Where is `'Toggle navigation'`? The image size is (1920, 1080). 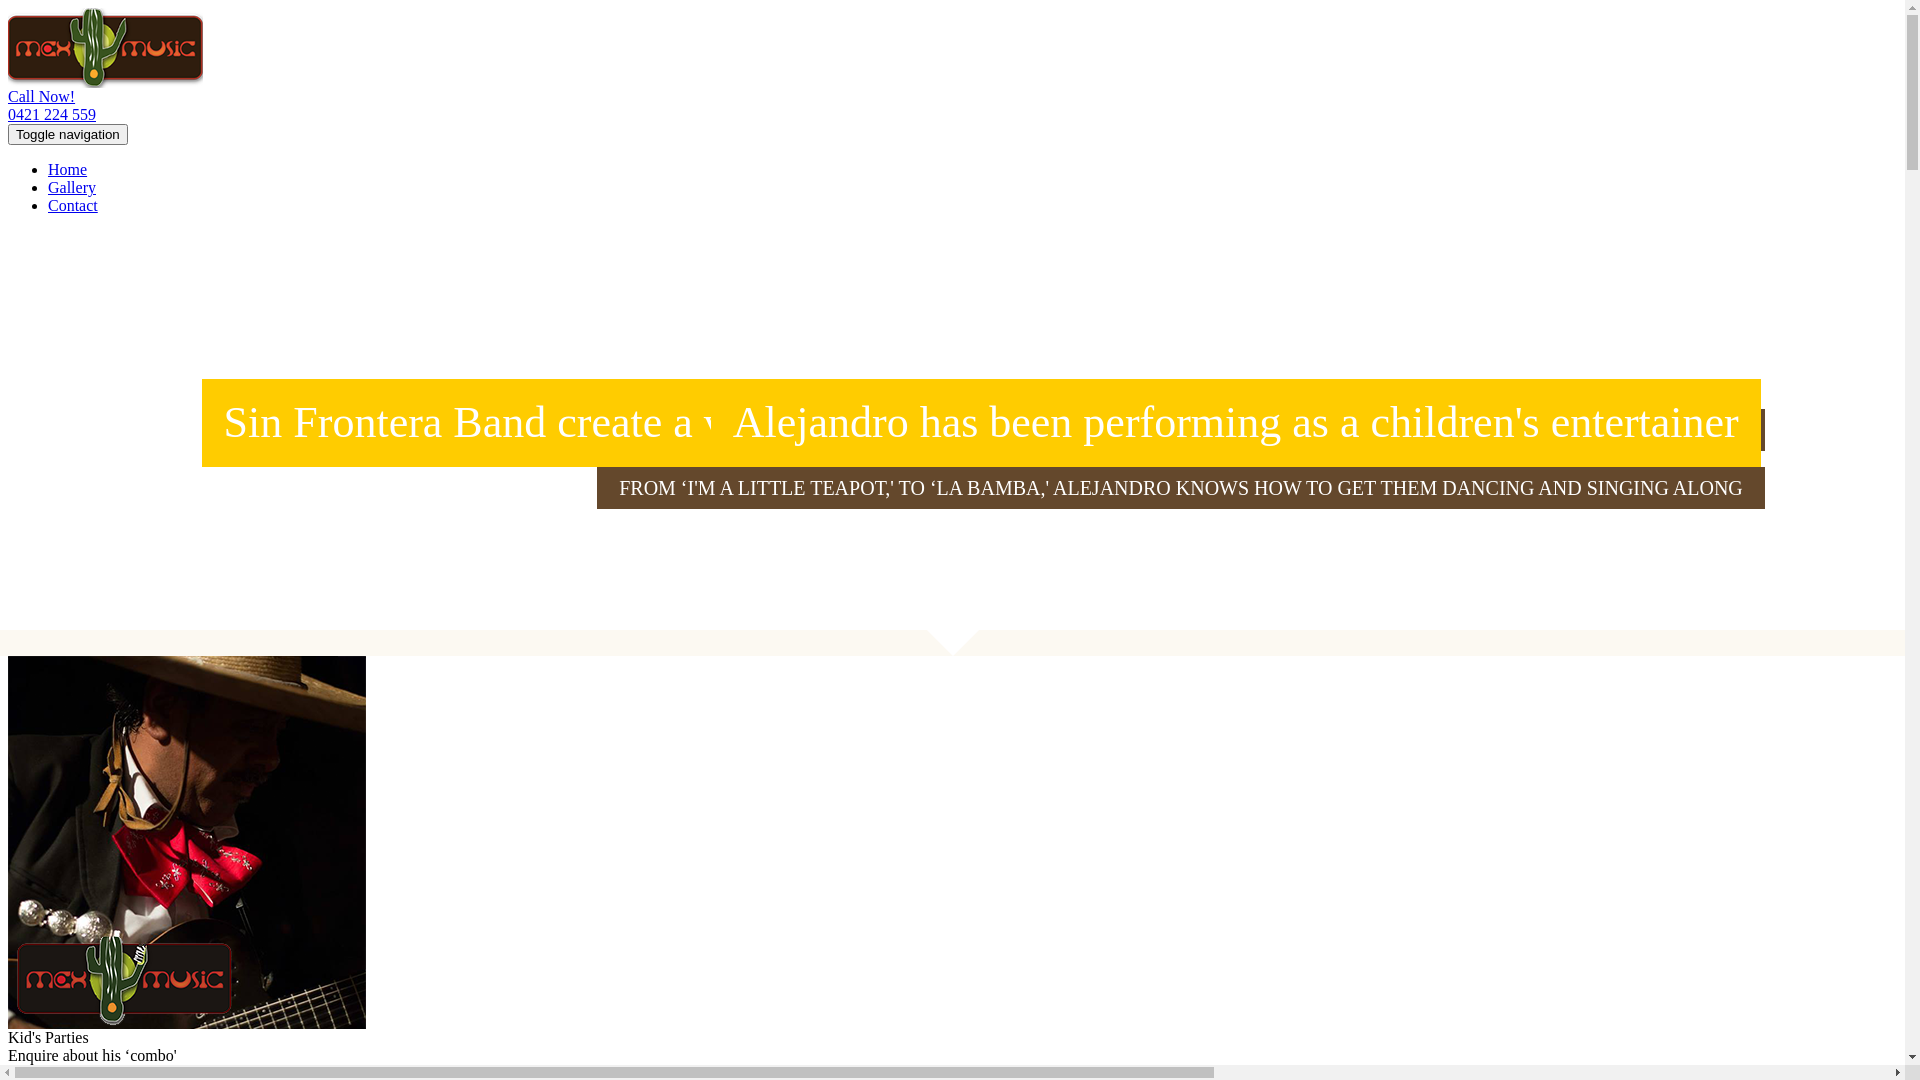
'Toggle navigation' is located at coordinates (8, 134).